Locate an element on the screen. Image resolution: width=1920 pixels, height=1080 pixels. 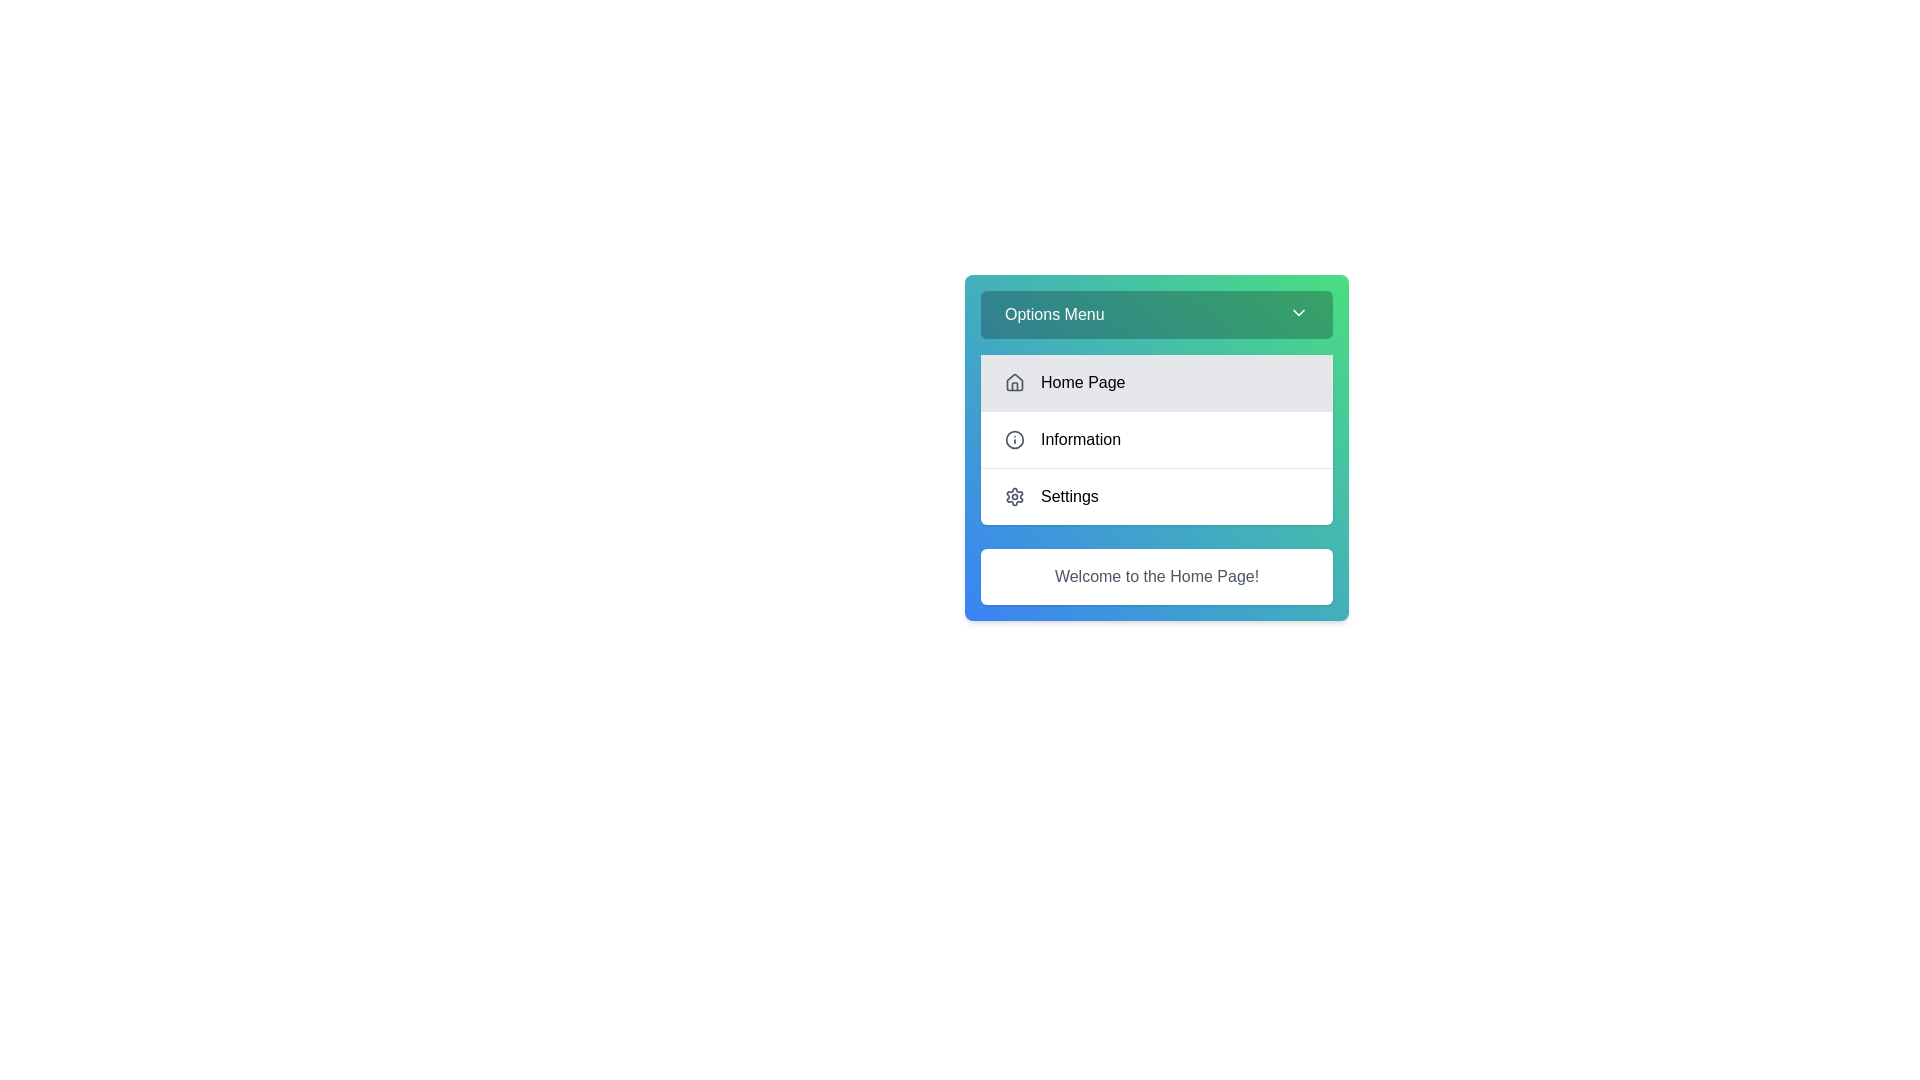
the house-shaped icon located in the top part of the menu panel, immediately to the left of the 'Home Page' text is located at coordinates (1014, 381).